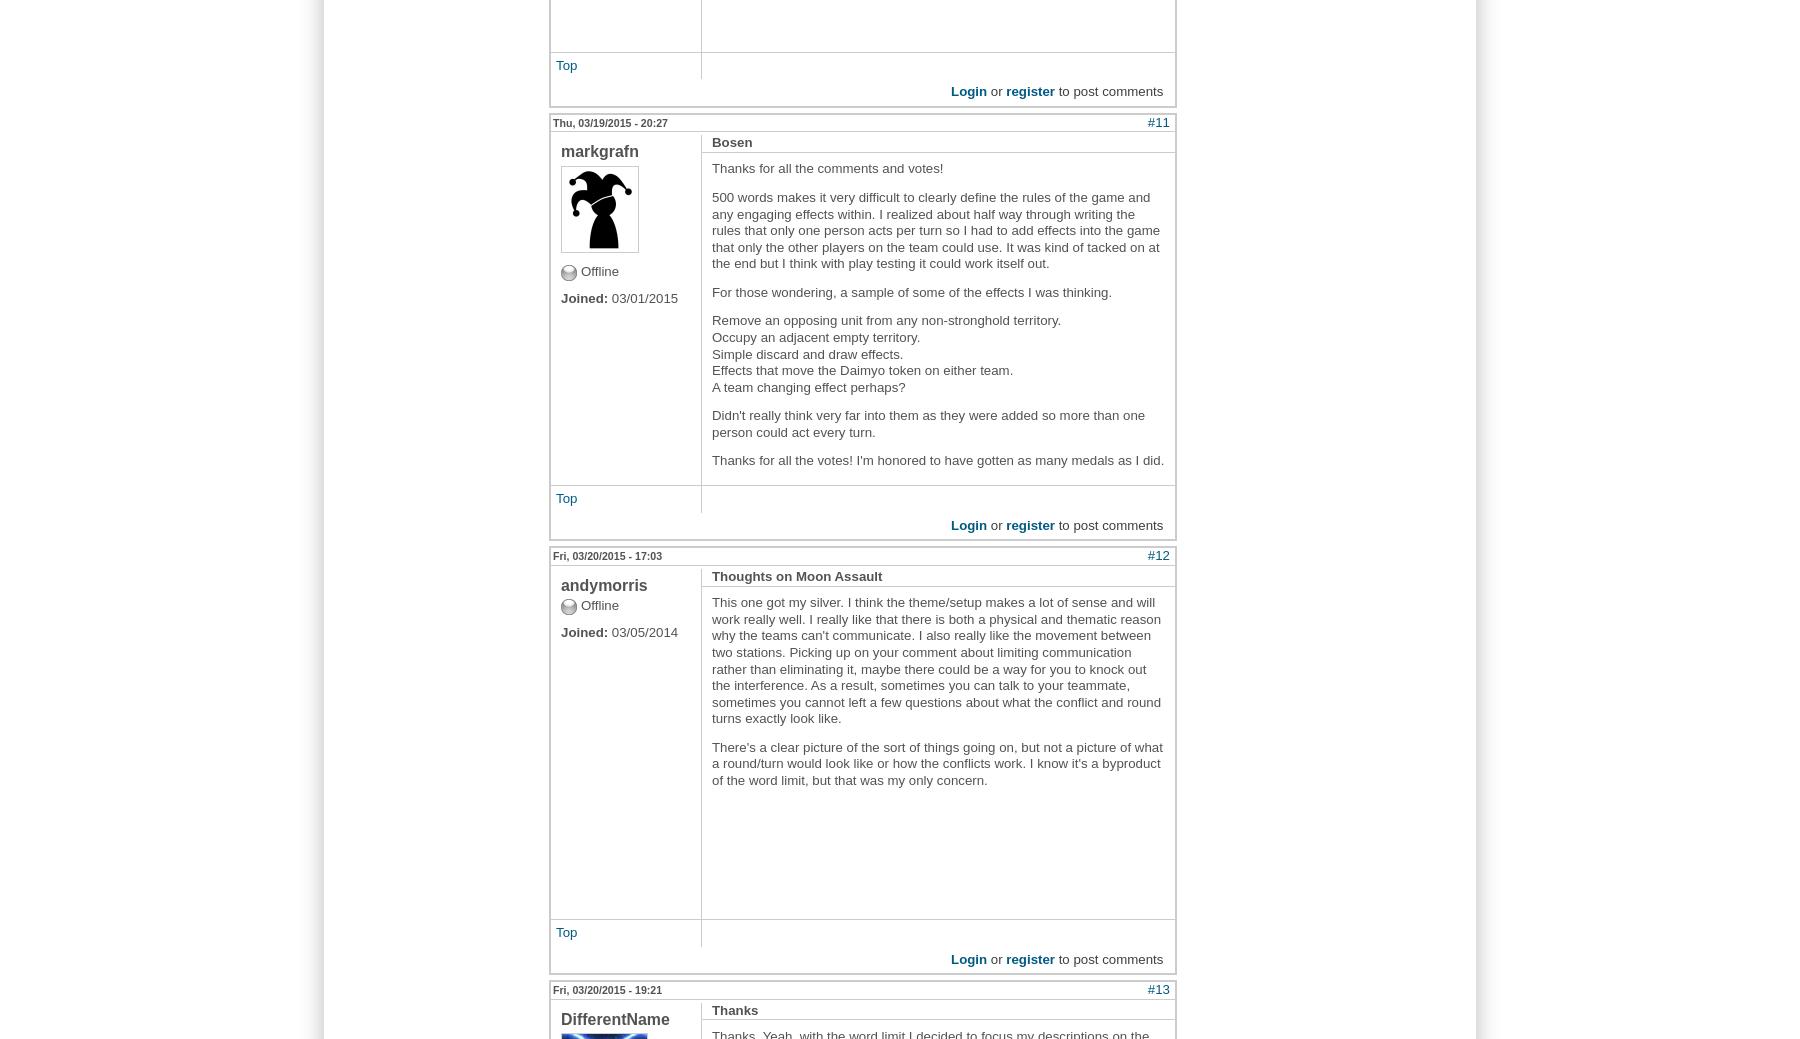 This screenshot has width=1800, height=1039. I want to click on '#12', so click(1145, 555).